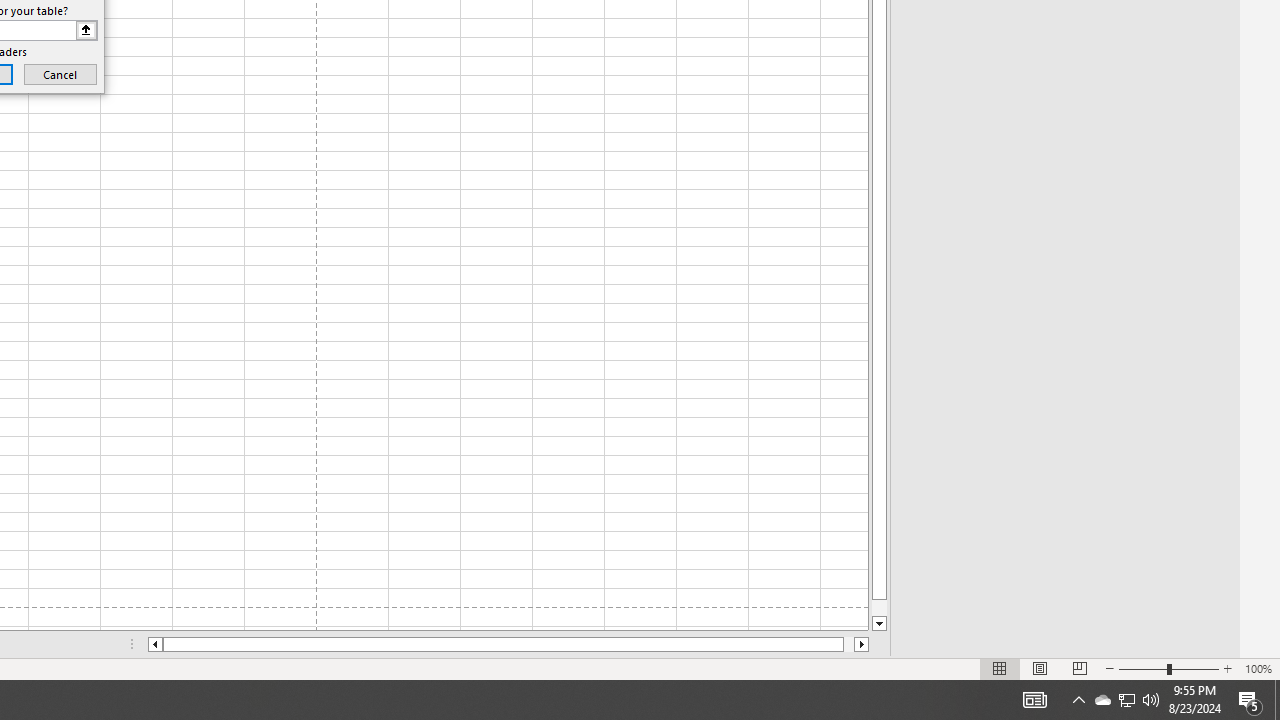 Image resolution: width=1280 pixels, height=720 pixels. What do you see at coordinates (1168, 669) in the screenshot?
I see `'Zoom'` at bounding box center [1168, 669].